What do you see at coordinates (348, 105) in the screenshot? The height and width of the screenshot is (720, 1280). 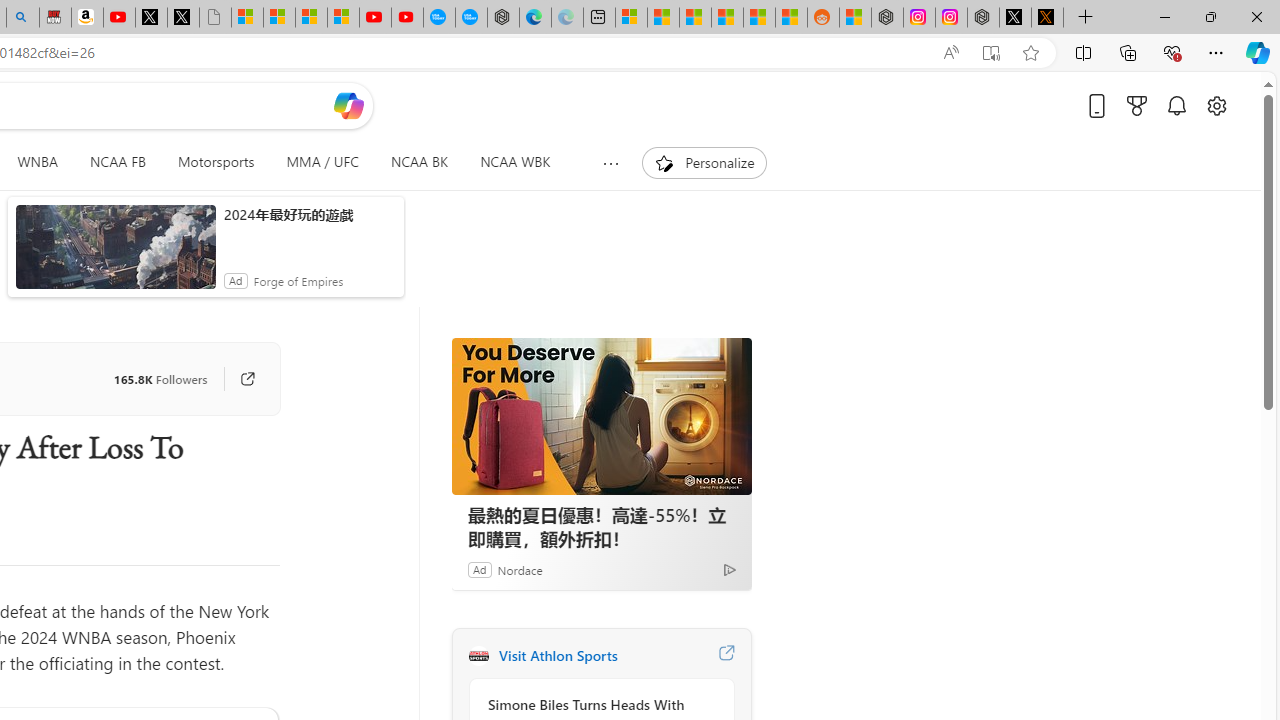 I see `'Open Copilot'` at bounding box center [348, 105].